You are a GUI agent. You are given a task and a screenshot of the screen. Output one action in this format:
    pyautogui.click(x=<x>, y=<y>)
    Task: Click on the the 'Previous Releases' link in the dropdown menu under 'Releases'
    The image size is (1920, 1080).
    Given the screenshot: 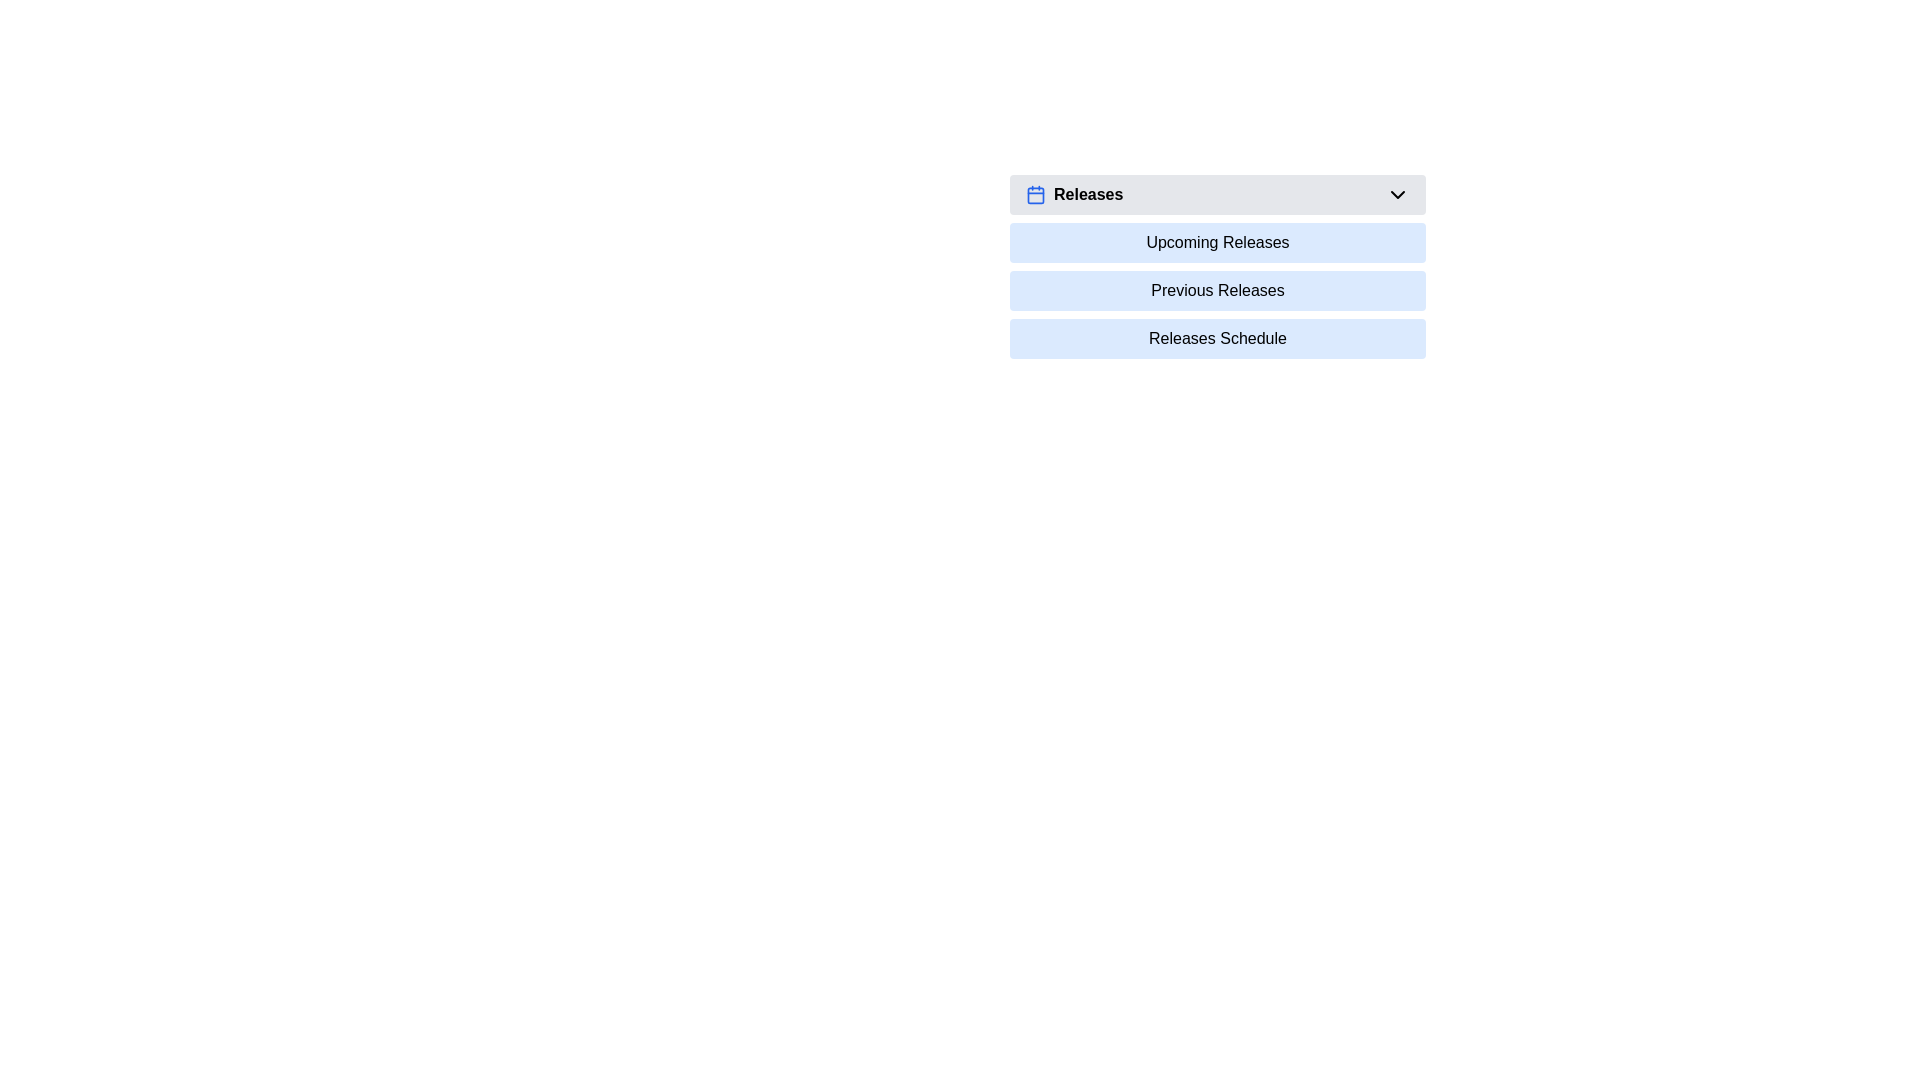 What is the action you would take?
    pyautogui.click(x=1217, y=265)
    